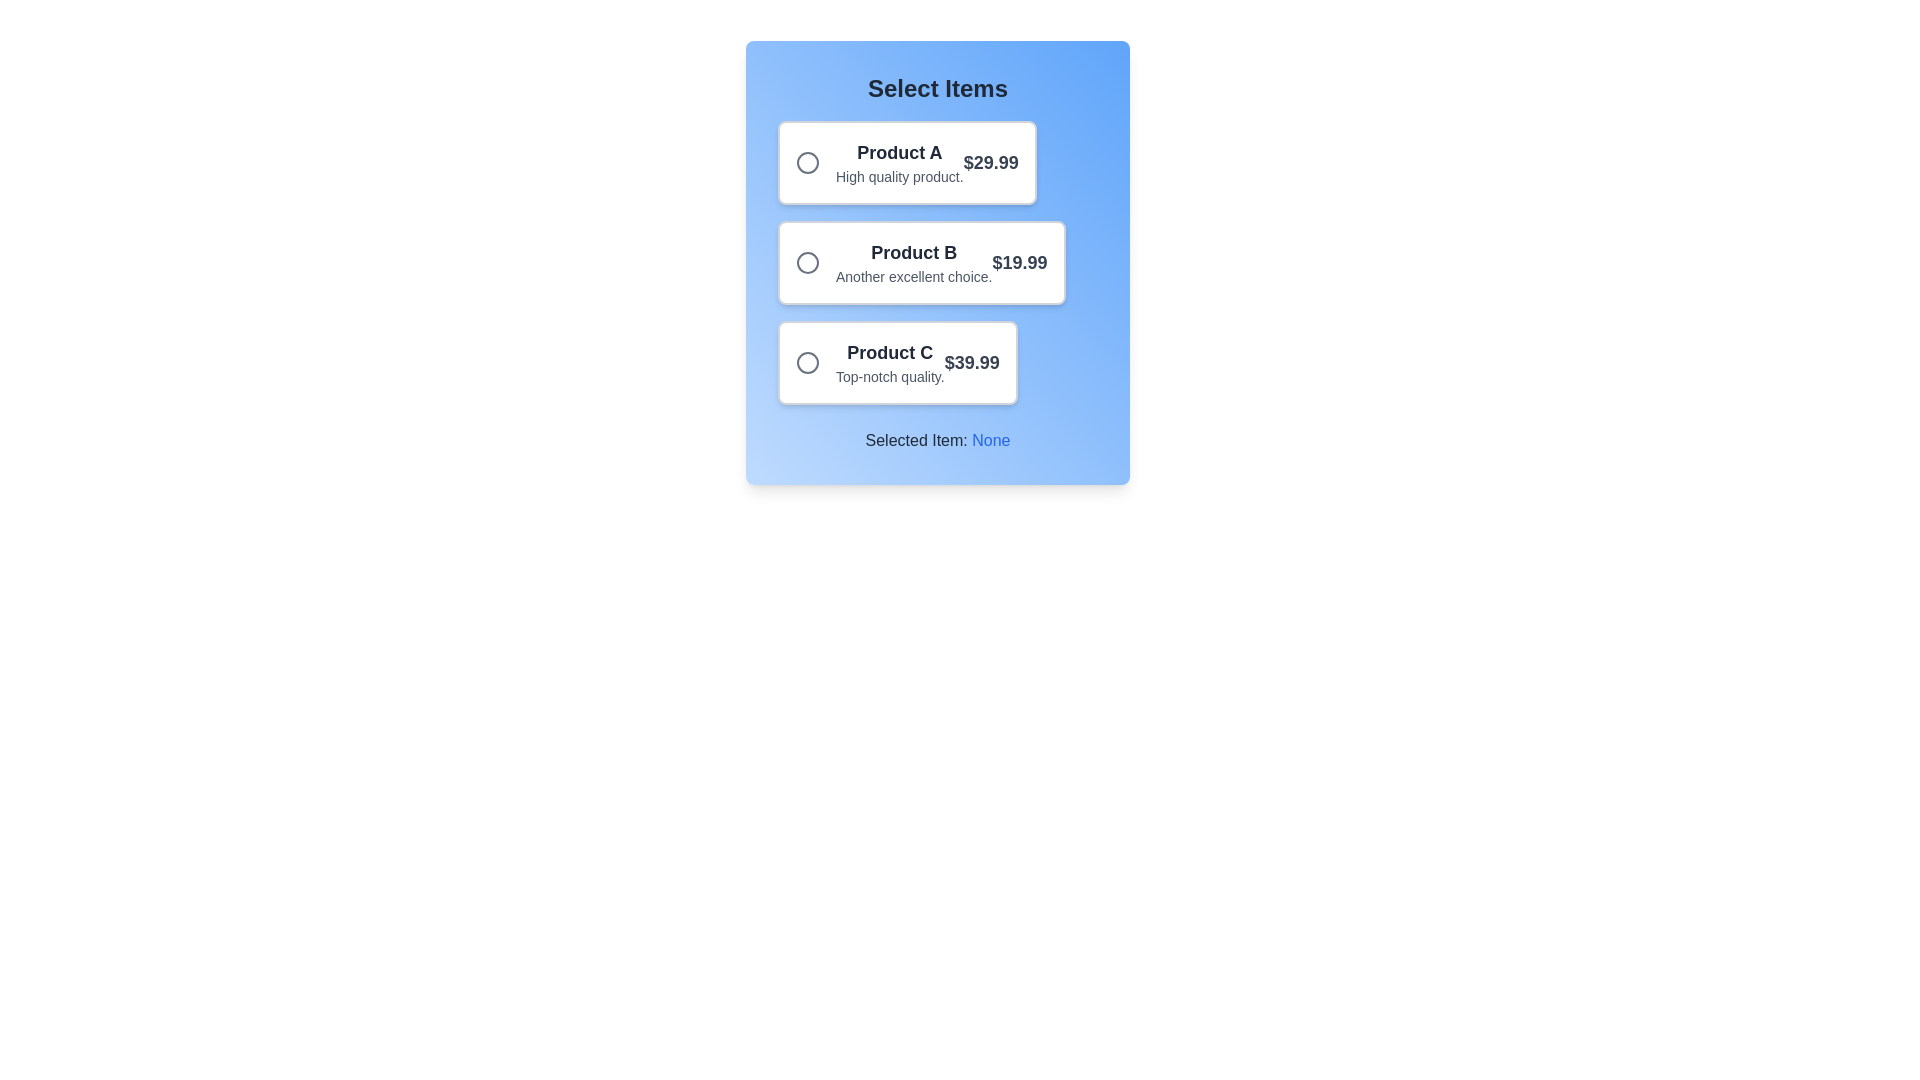 The height and width of the screenshot is (1080, 1920). What do you see at coordinates (896, 362) in the screenshot?
I see `the selectable option for 'Product C' in the list of product options by clicking on the radio button associated with it` at bounding box center [896, 362].